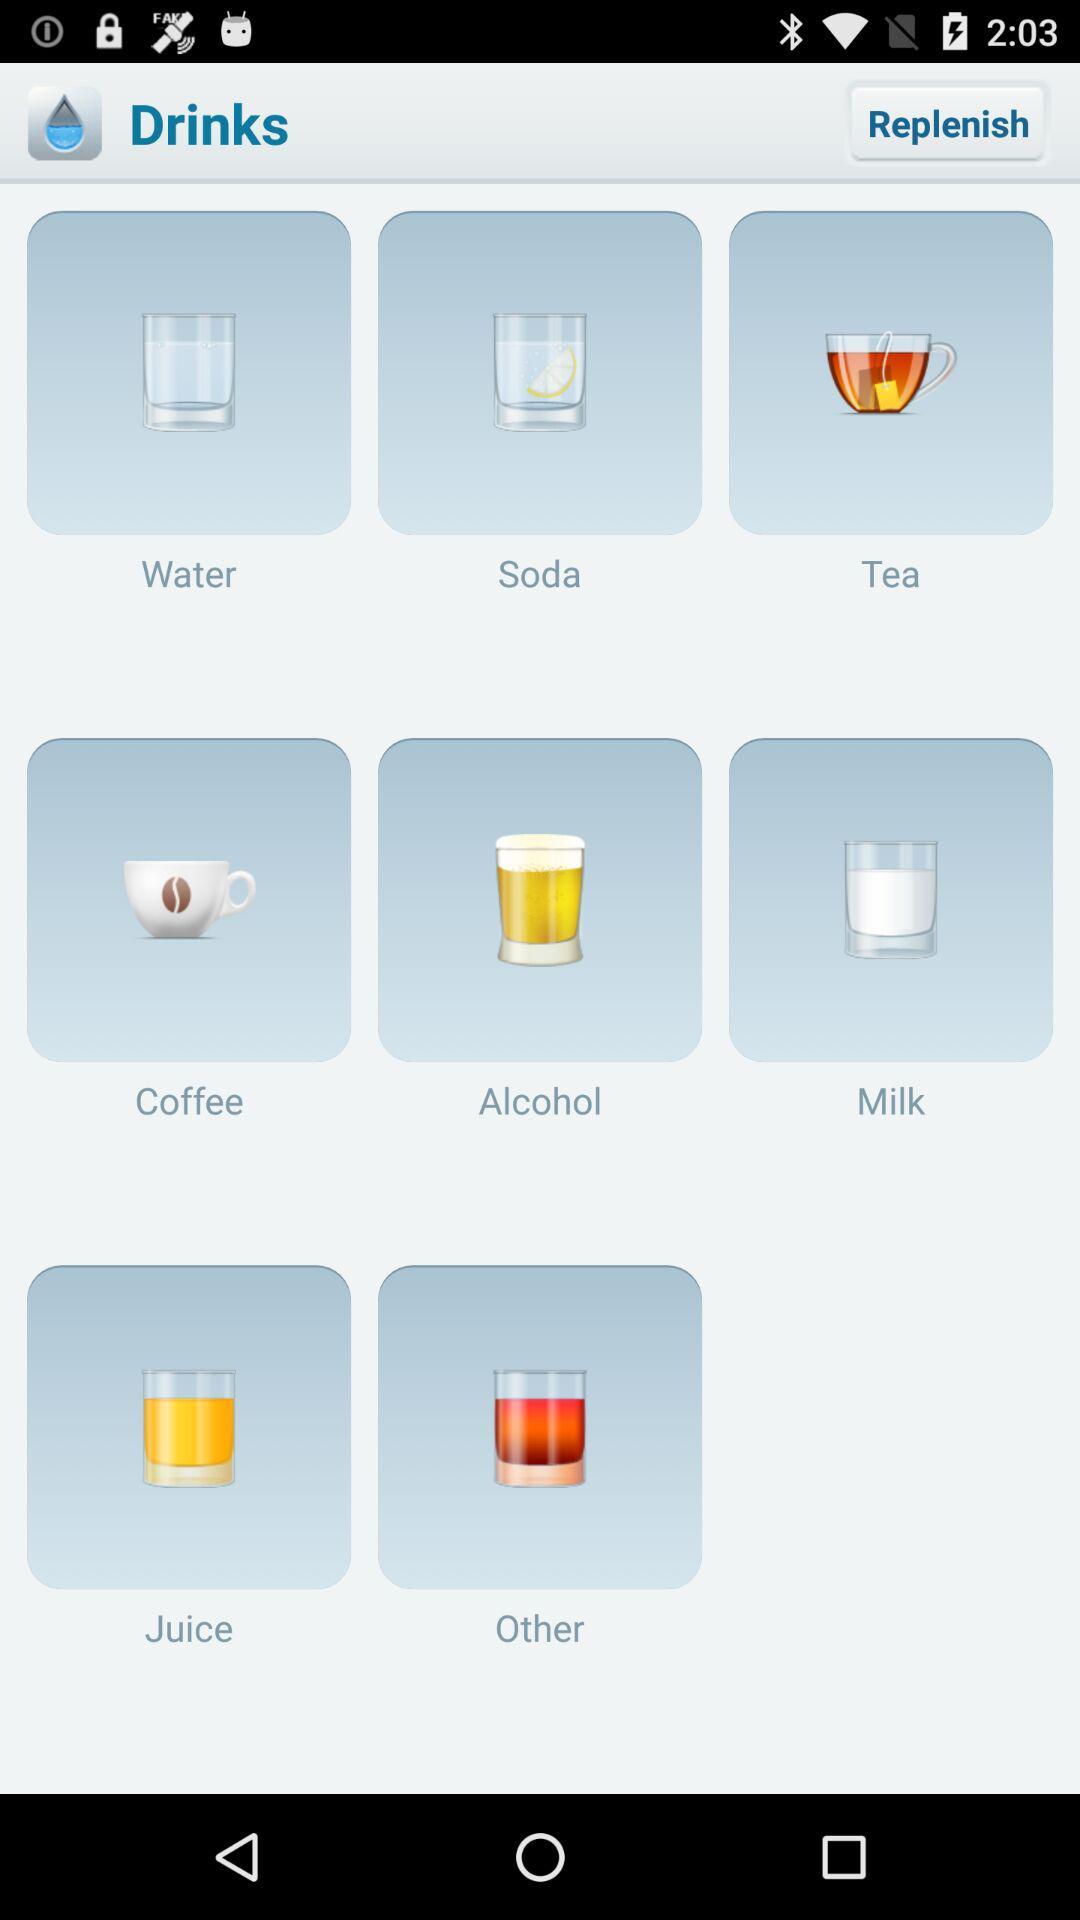  I want to click on the replenish button, so click(947, 122).